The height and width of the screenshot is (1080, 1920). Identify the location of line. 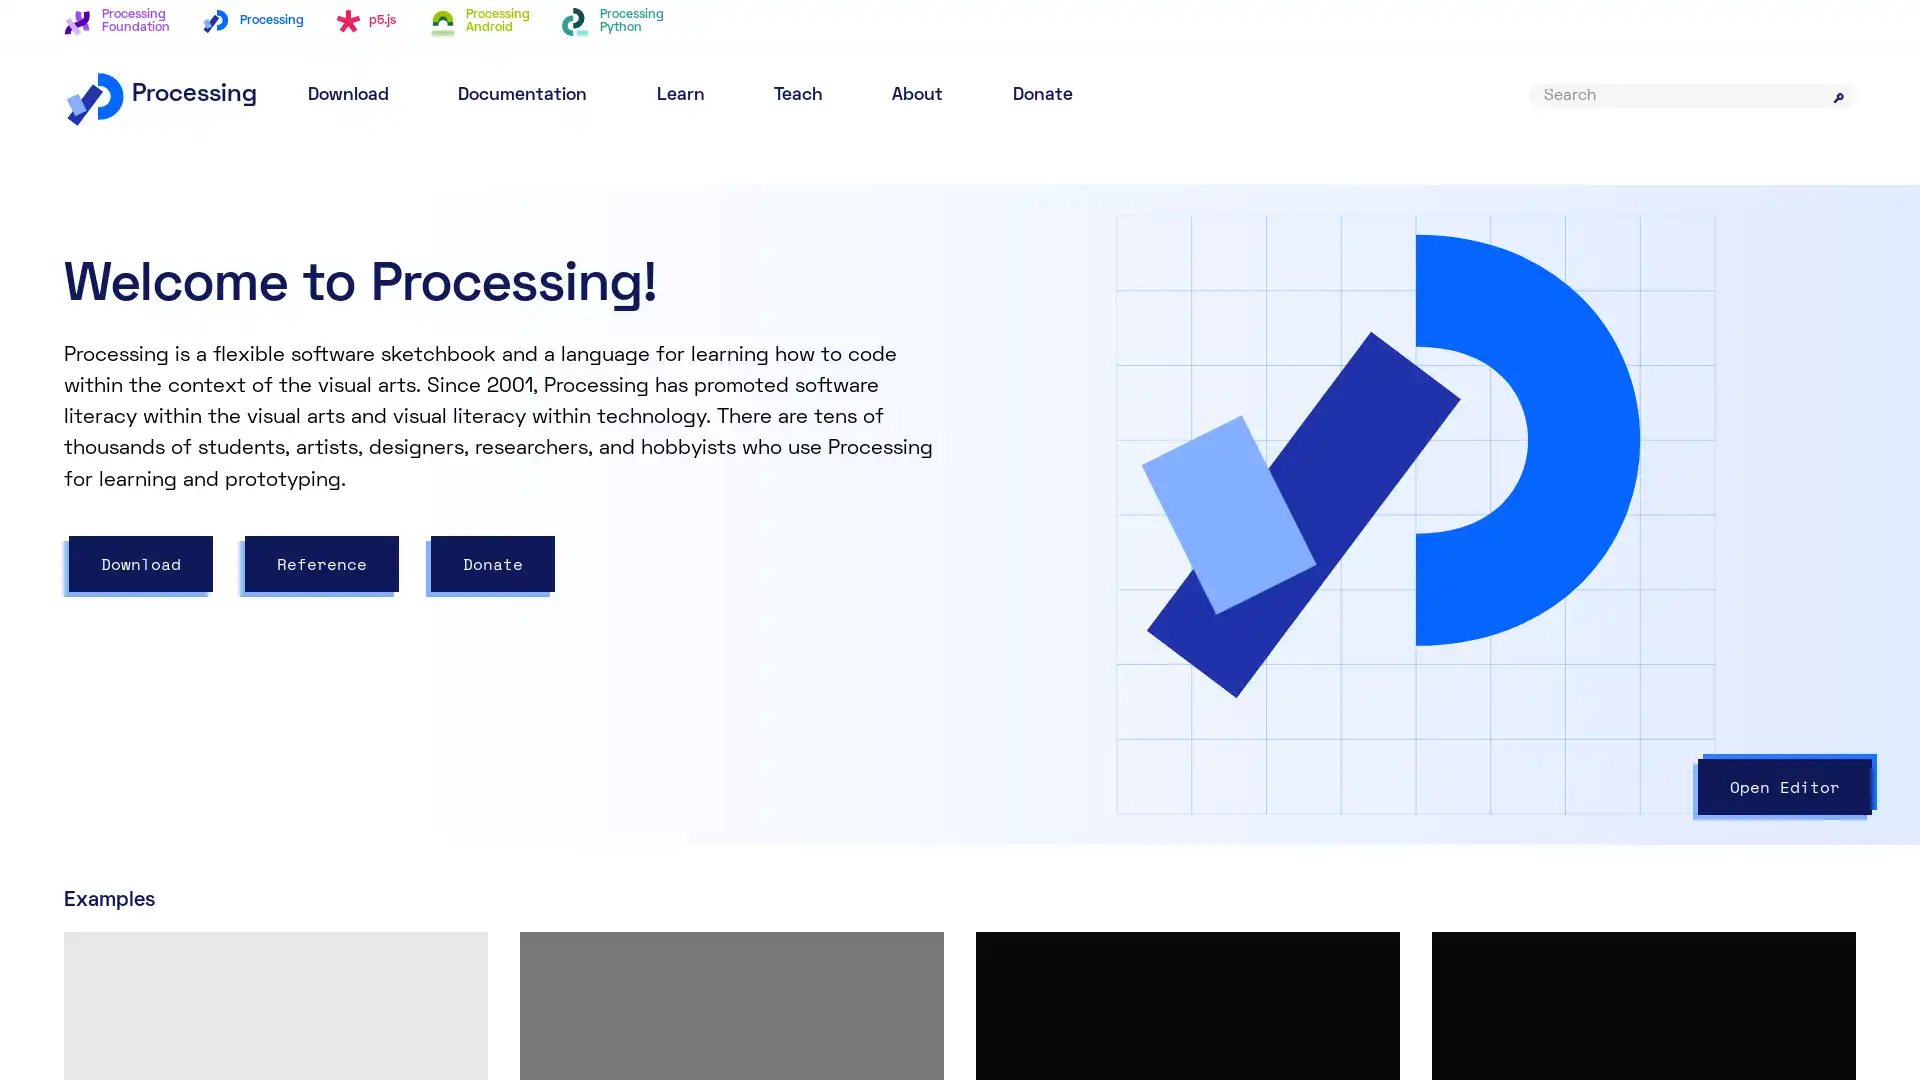
(1036, 616).